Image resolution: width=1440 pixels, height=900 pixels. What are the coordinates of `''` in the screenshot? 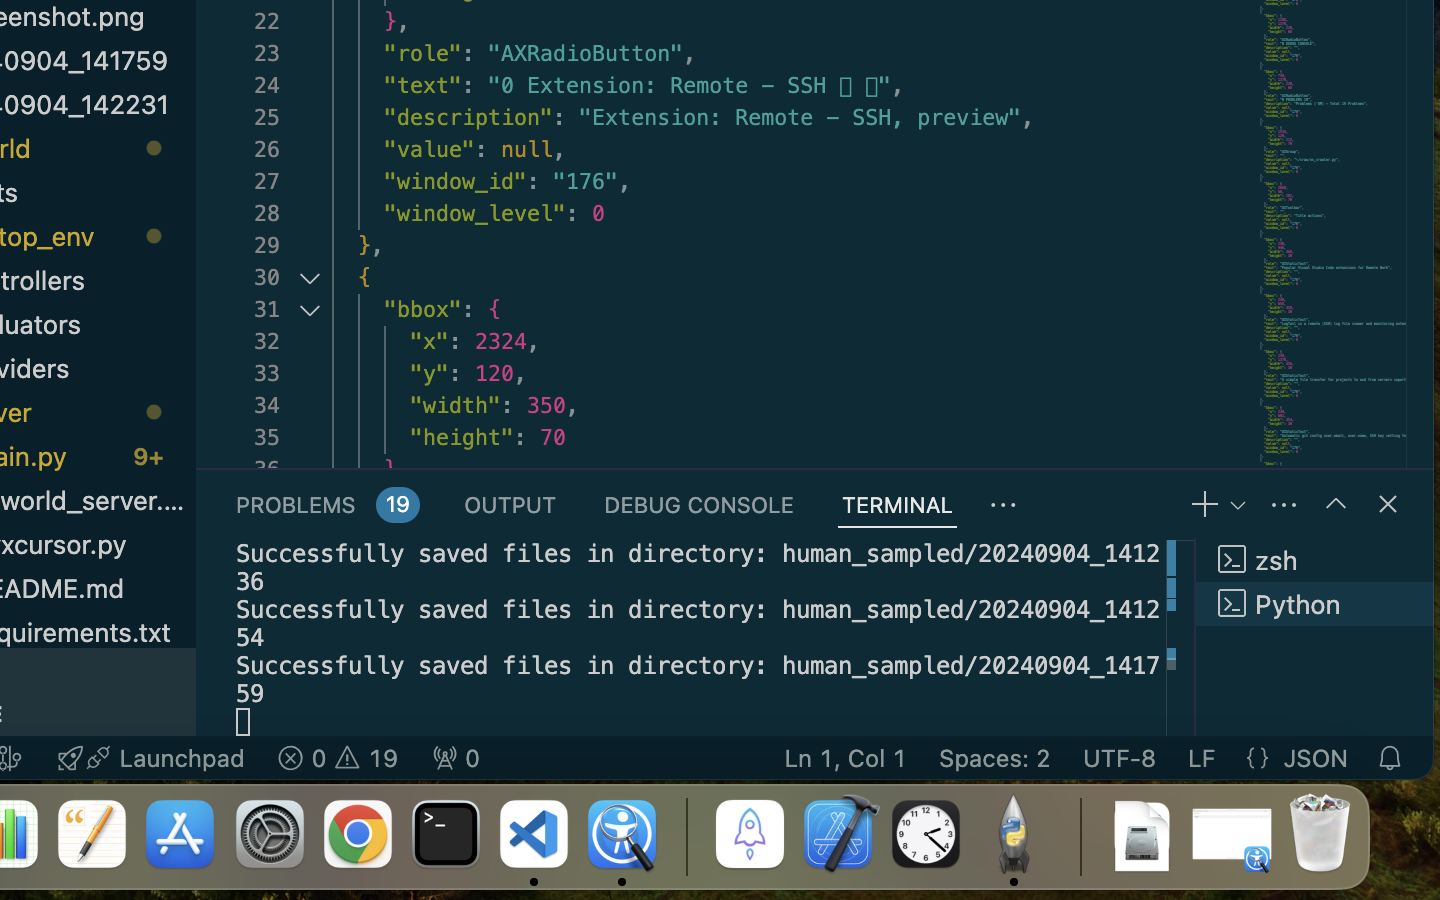 It's located at (1388, 503).